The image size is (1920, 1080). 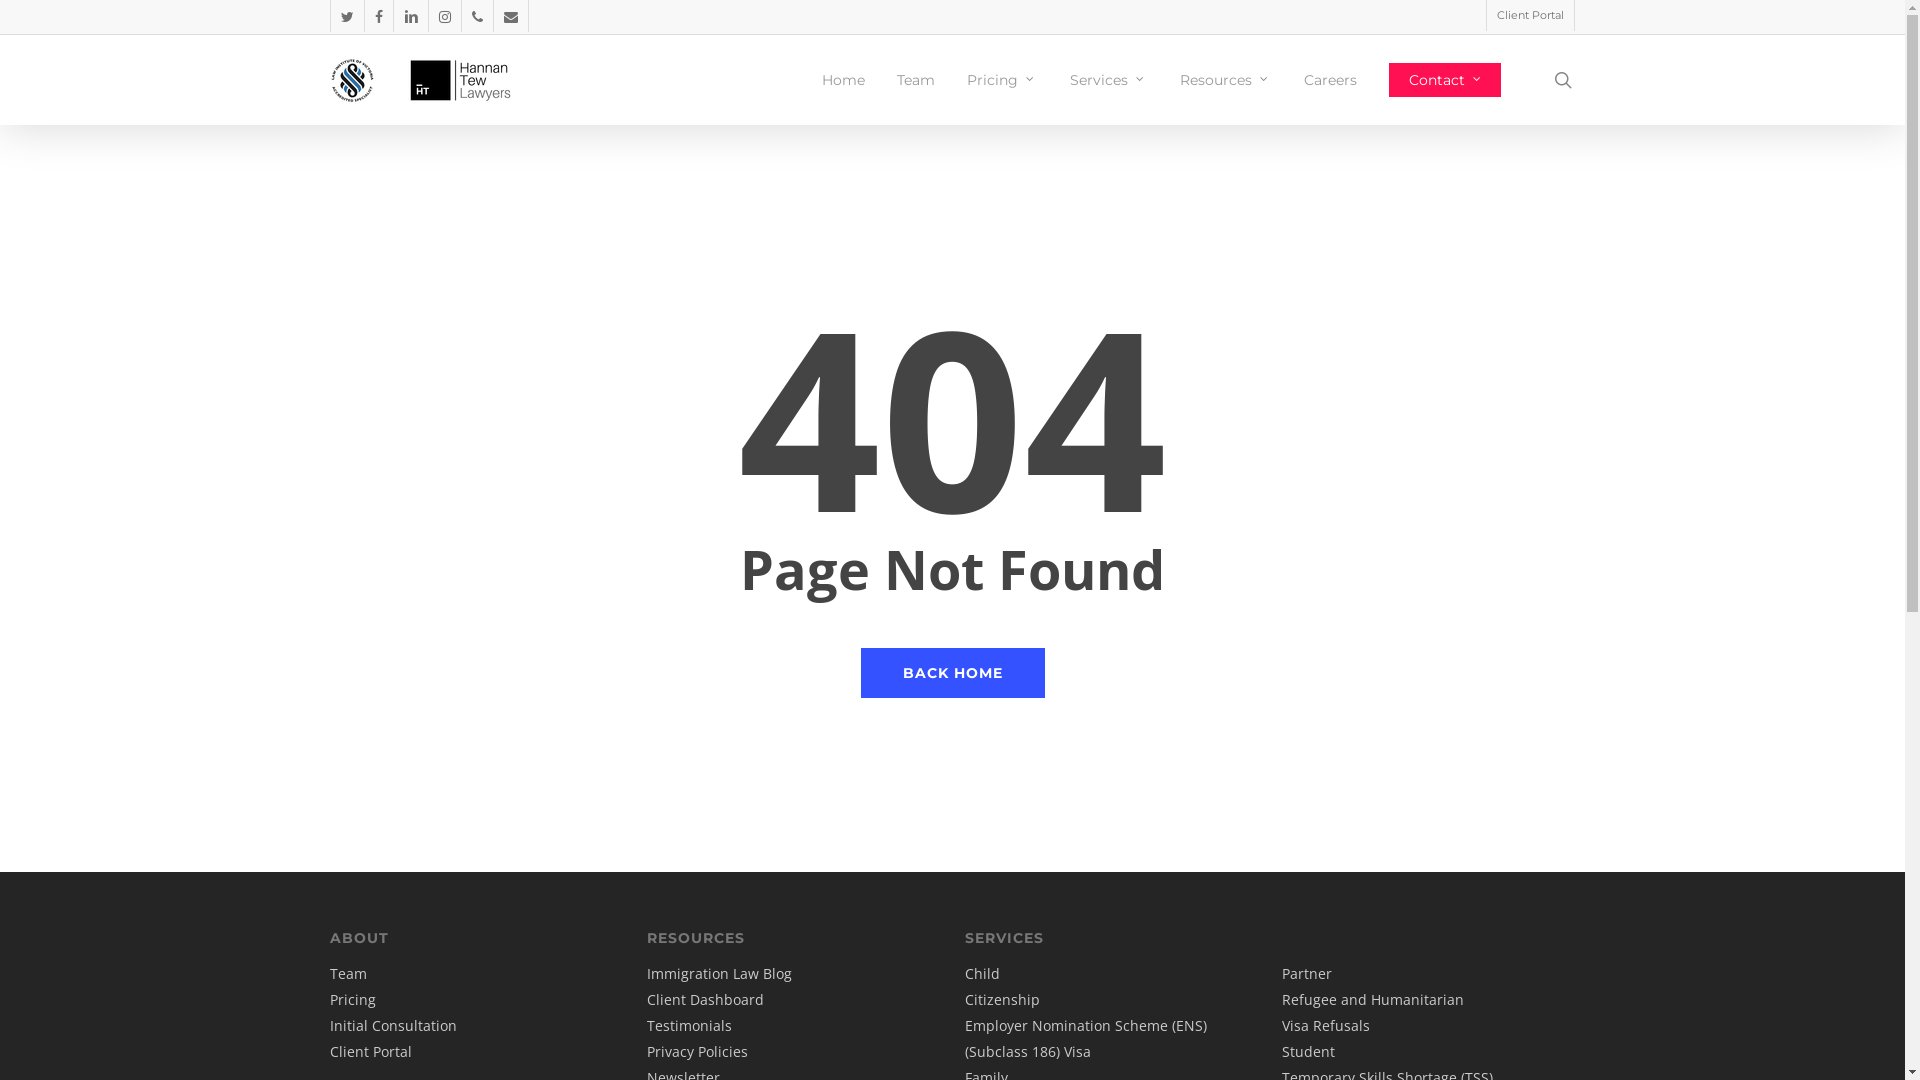 I want to click on 'Email', so click(x=510, y=15).